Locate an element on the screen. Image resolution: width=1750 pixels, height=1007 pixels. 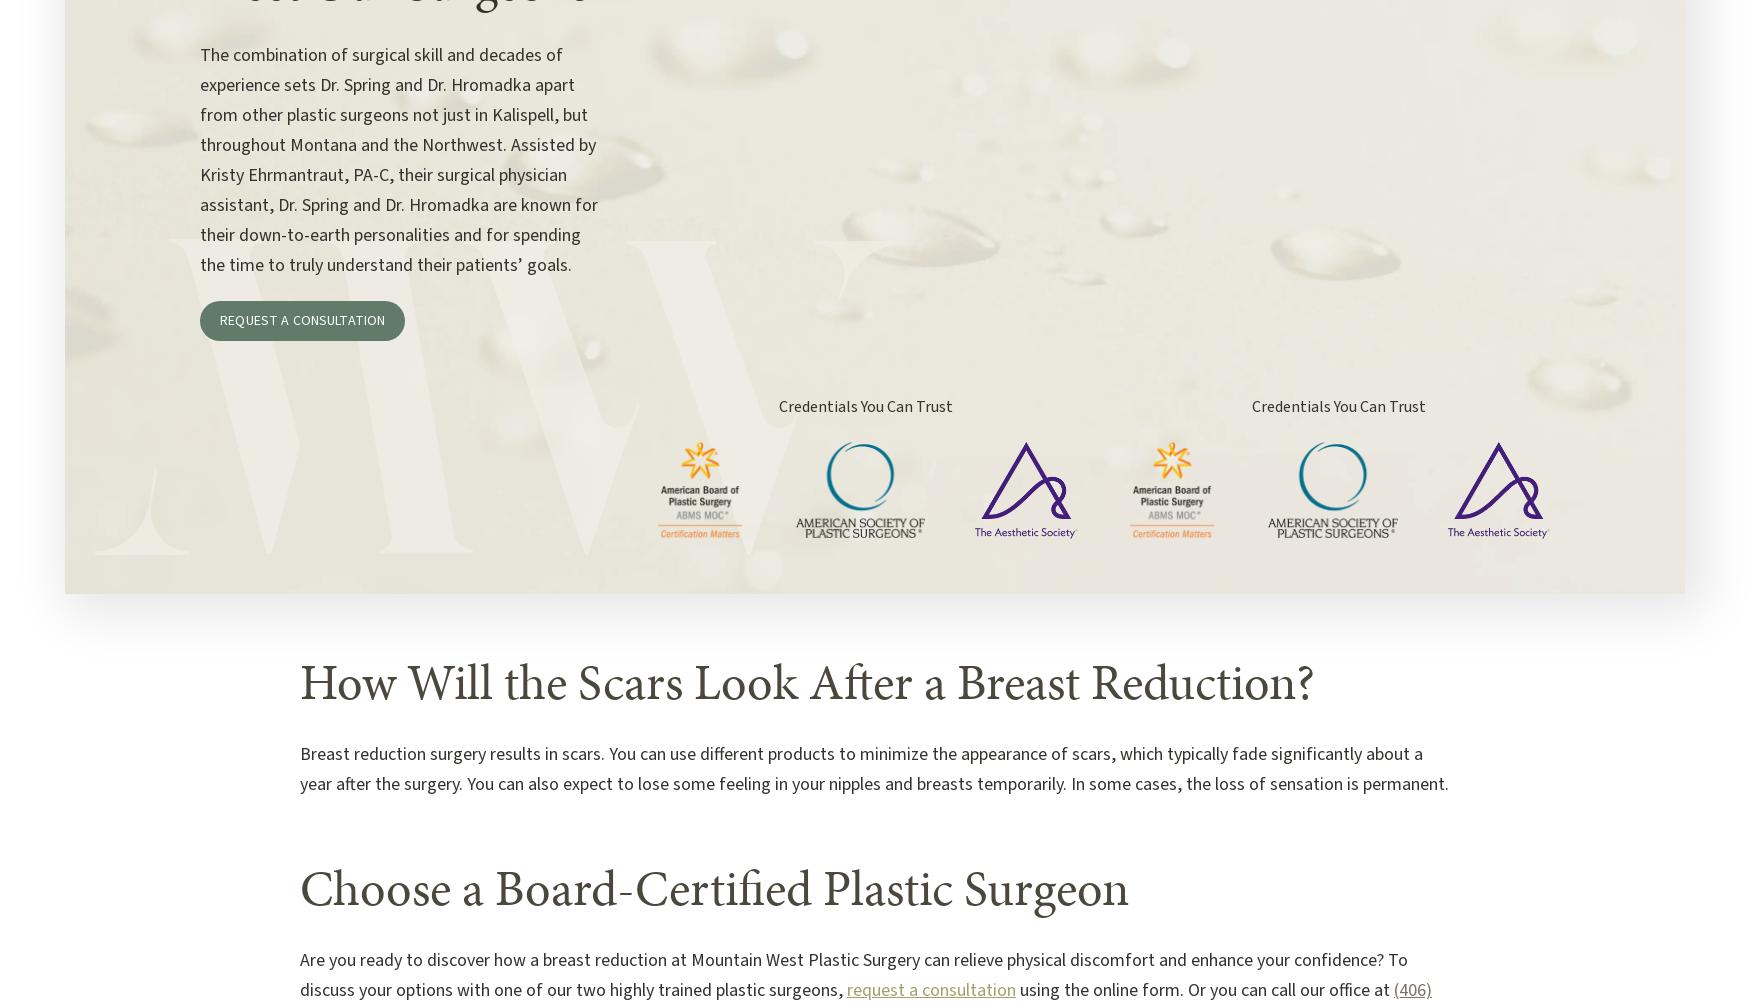
'The combination of surgical skill and decades of experience sets Dr. Spring and Dr. Hromadka
apart from other plastic surgeons not just in Kalispell, but throughout Montana and the
Northwest. Assisted by Kristy Ehrmantraut, PA-C, their surgical physician assistant, Dr. Spring
and Dr. Hromadka are known for their down-to-earth personalities and for spending the time to
truly understand their patients’ goals.' is located at coordinates (398, 160).